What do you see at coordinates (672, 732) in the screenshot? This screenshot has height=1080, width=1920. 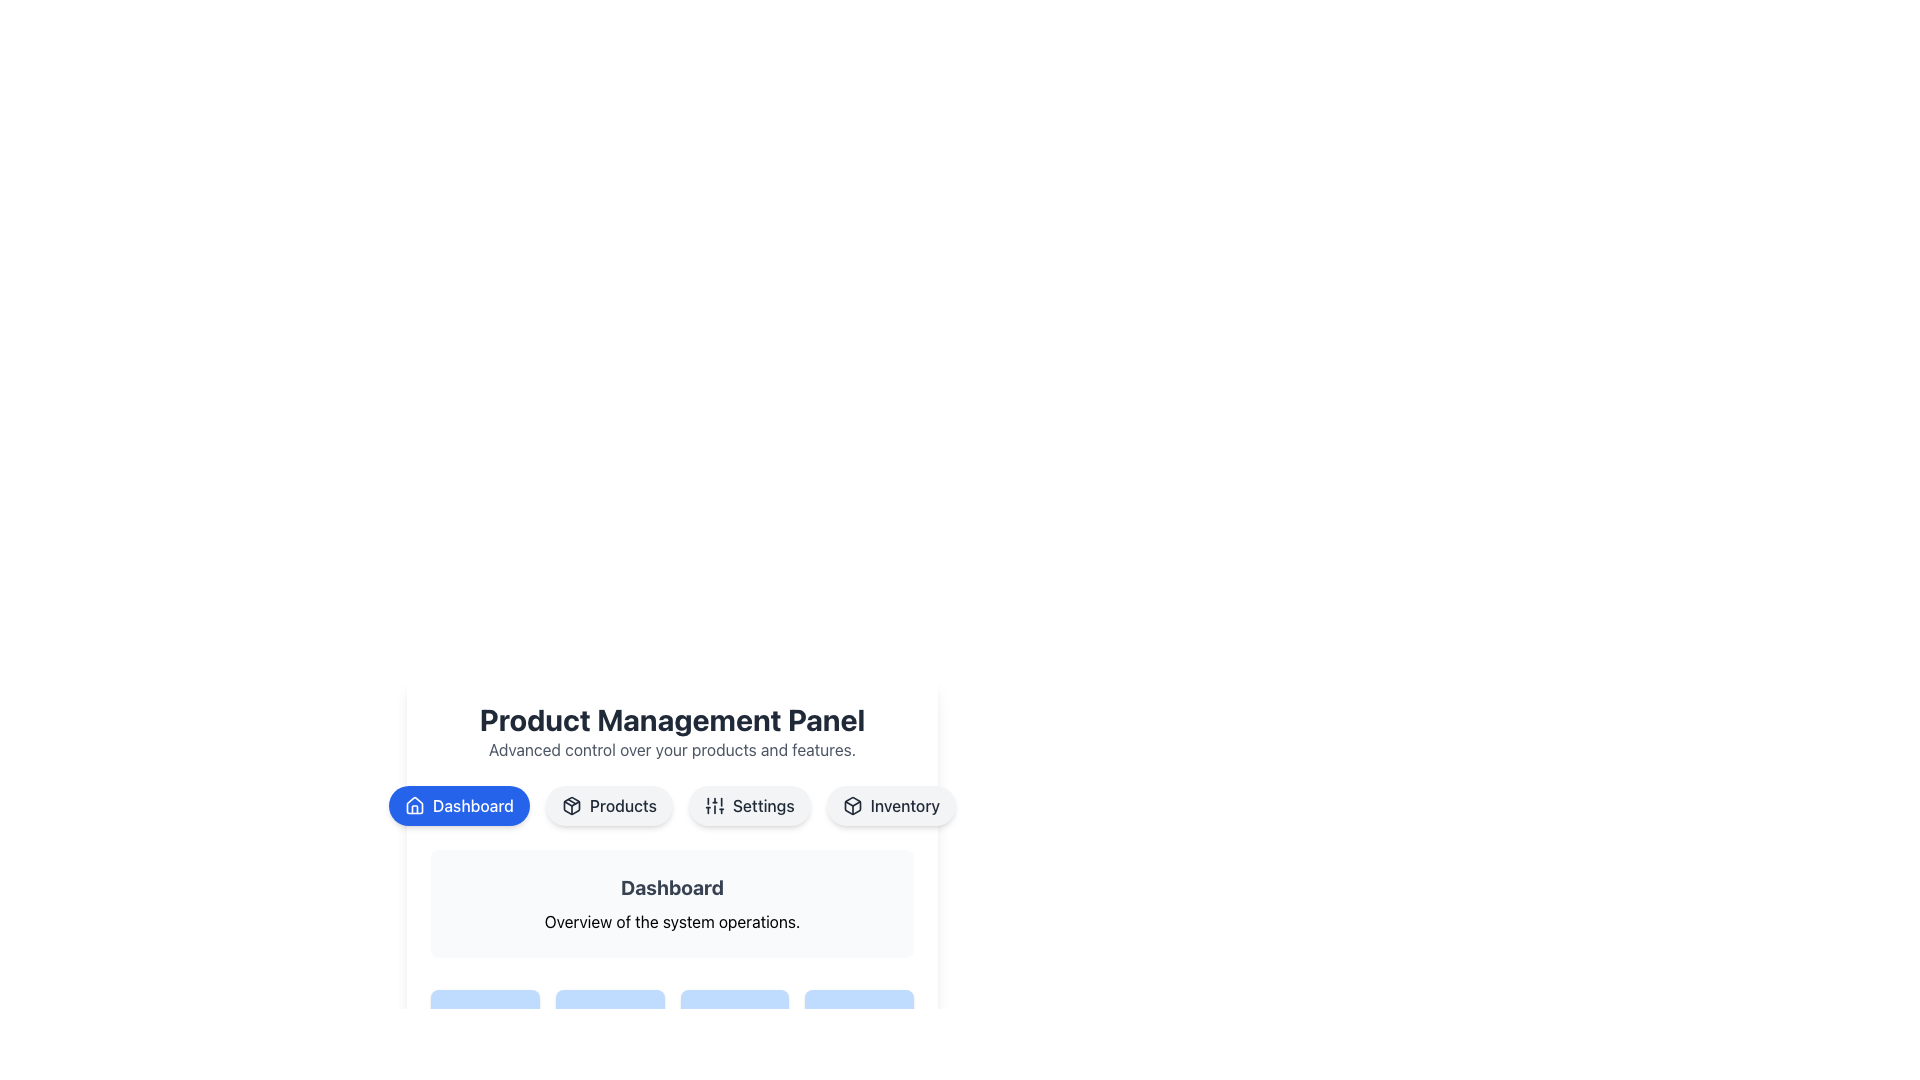 I see `the Textual Header located at the top-center of the panel, above the navigation buttons labeled 'Dashboard', 'Products', 'Settings', and 'Inventory'` at bounding box center [672, 732].